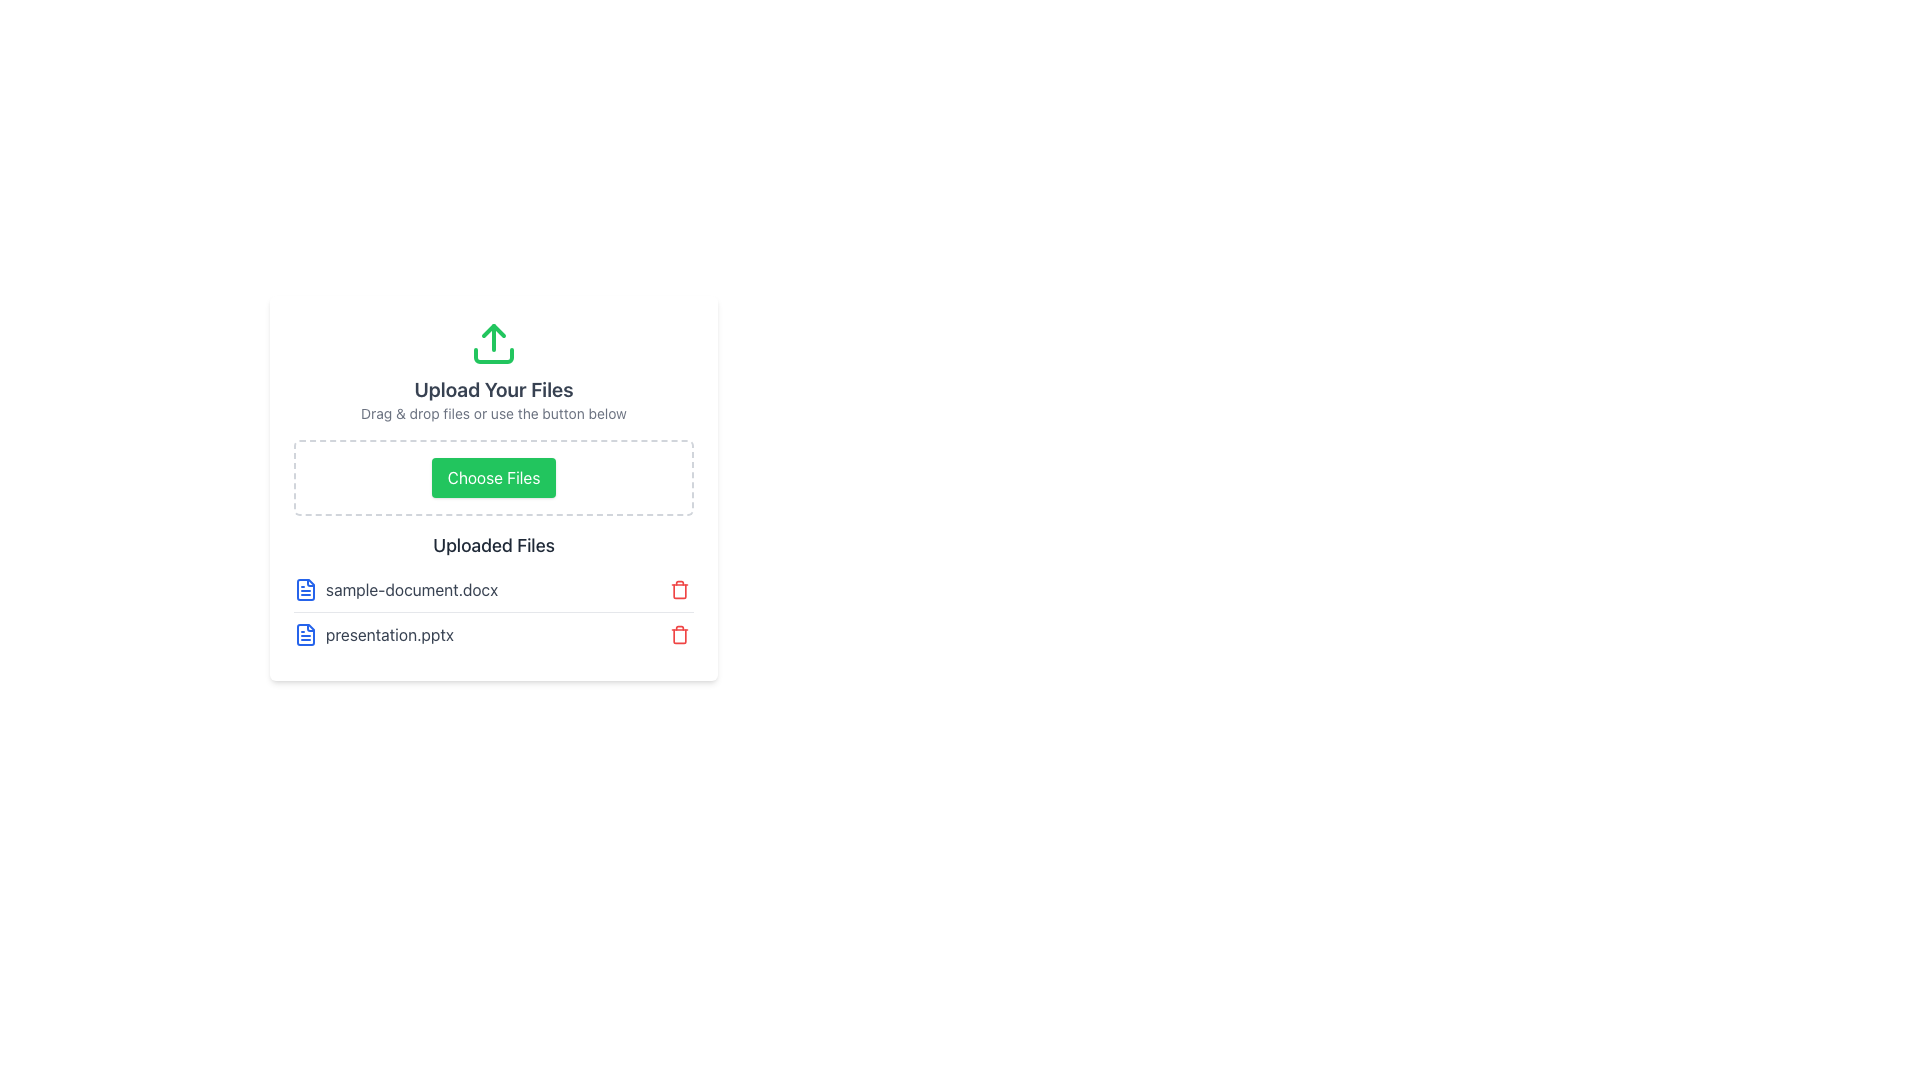  Describe the element at coordinates (494, 478) in the screenshot. I see `the 'Choose Files' button with a green background located in the 'Upload Your Files' section` at that location.